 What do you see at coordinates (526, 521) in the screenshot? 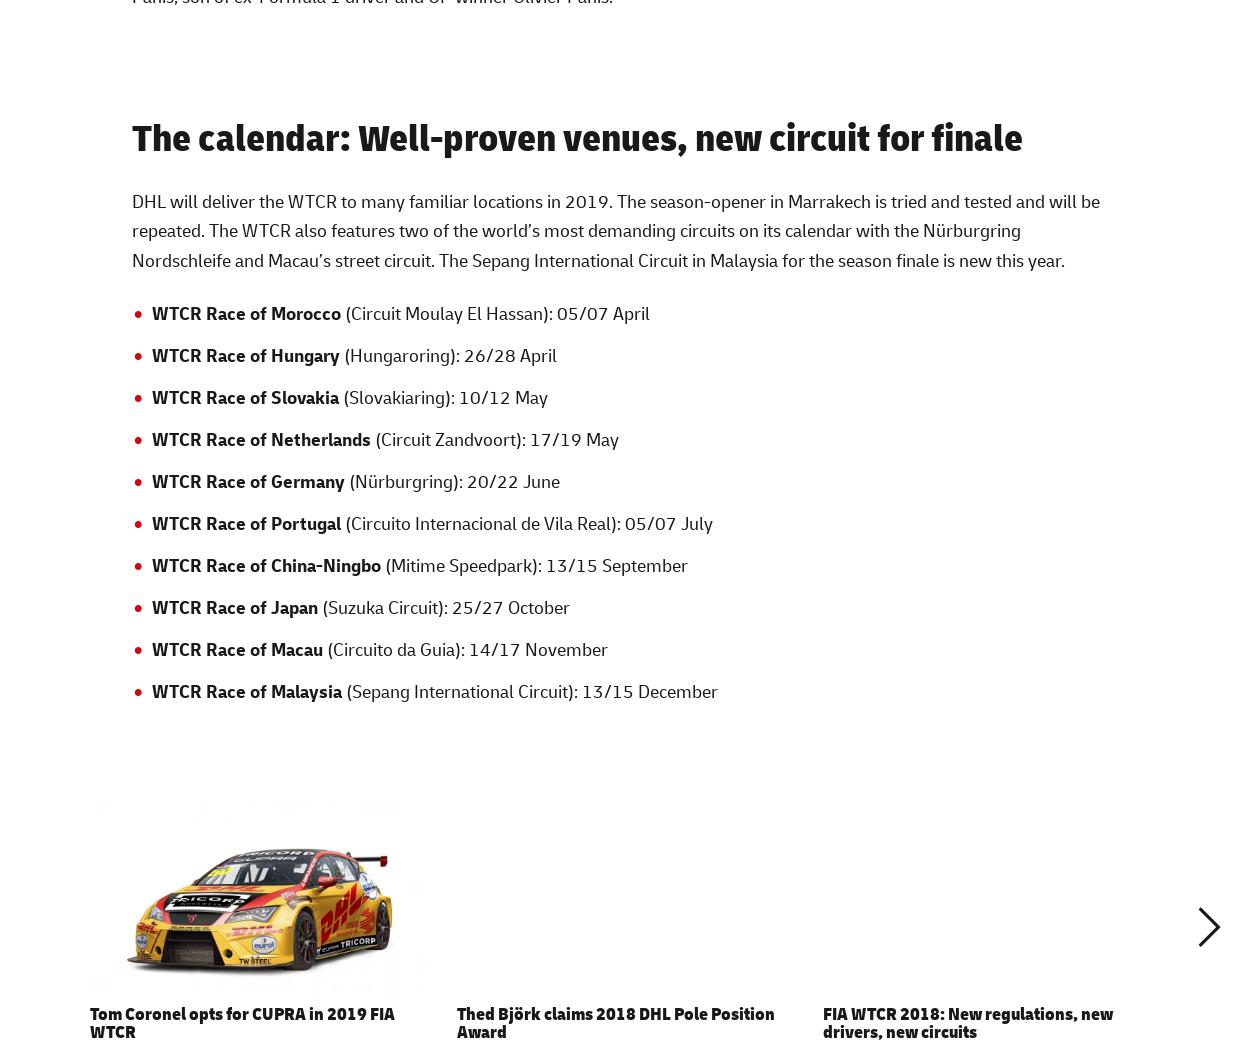
I see `'(Circuito Internacional de Vila Real): 05/07 July'` at bounding box center [526, 521].